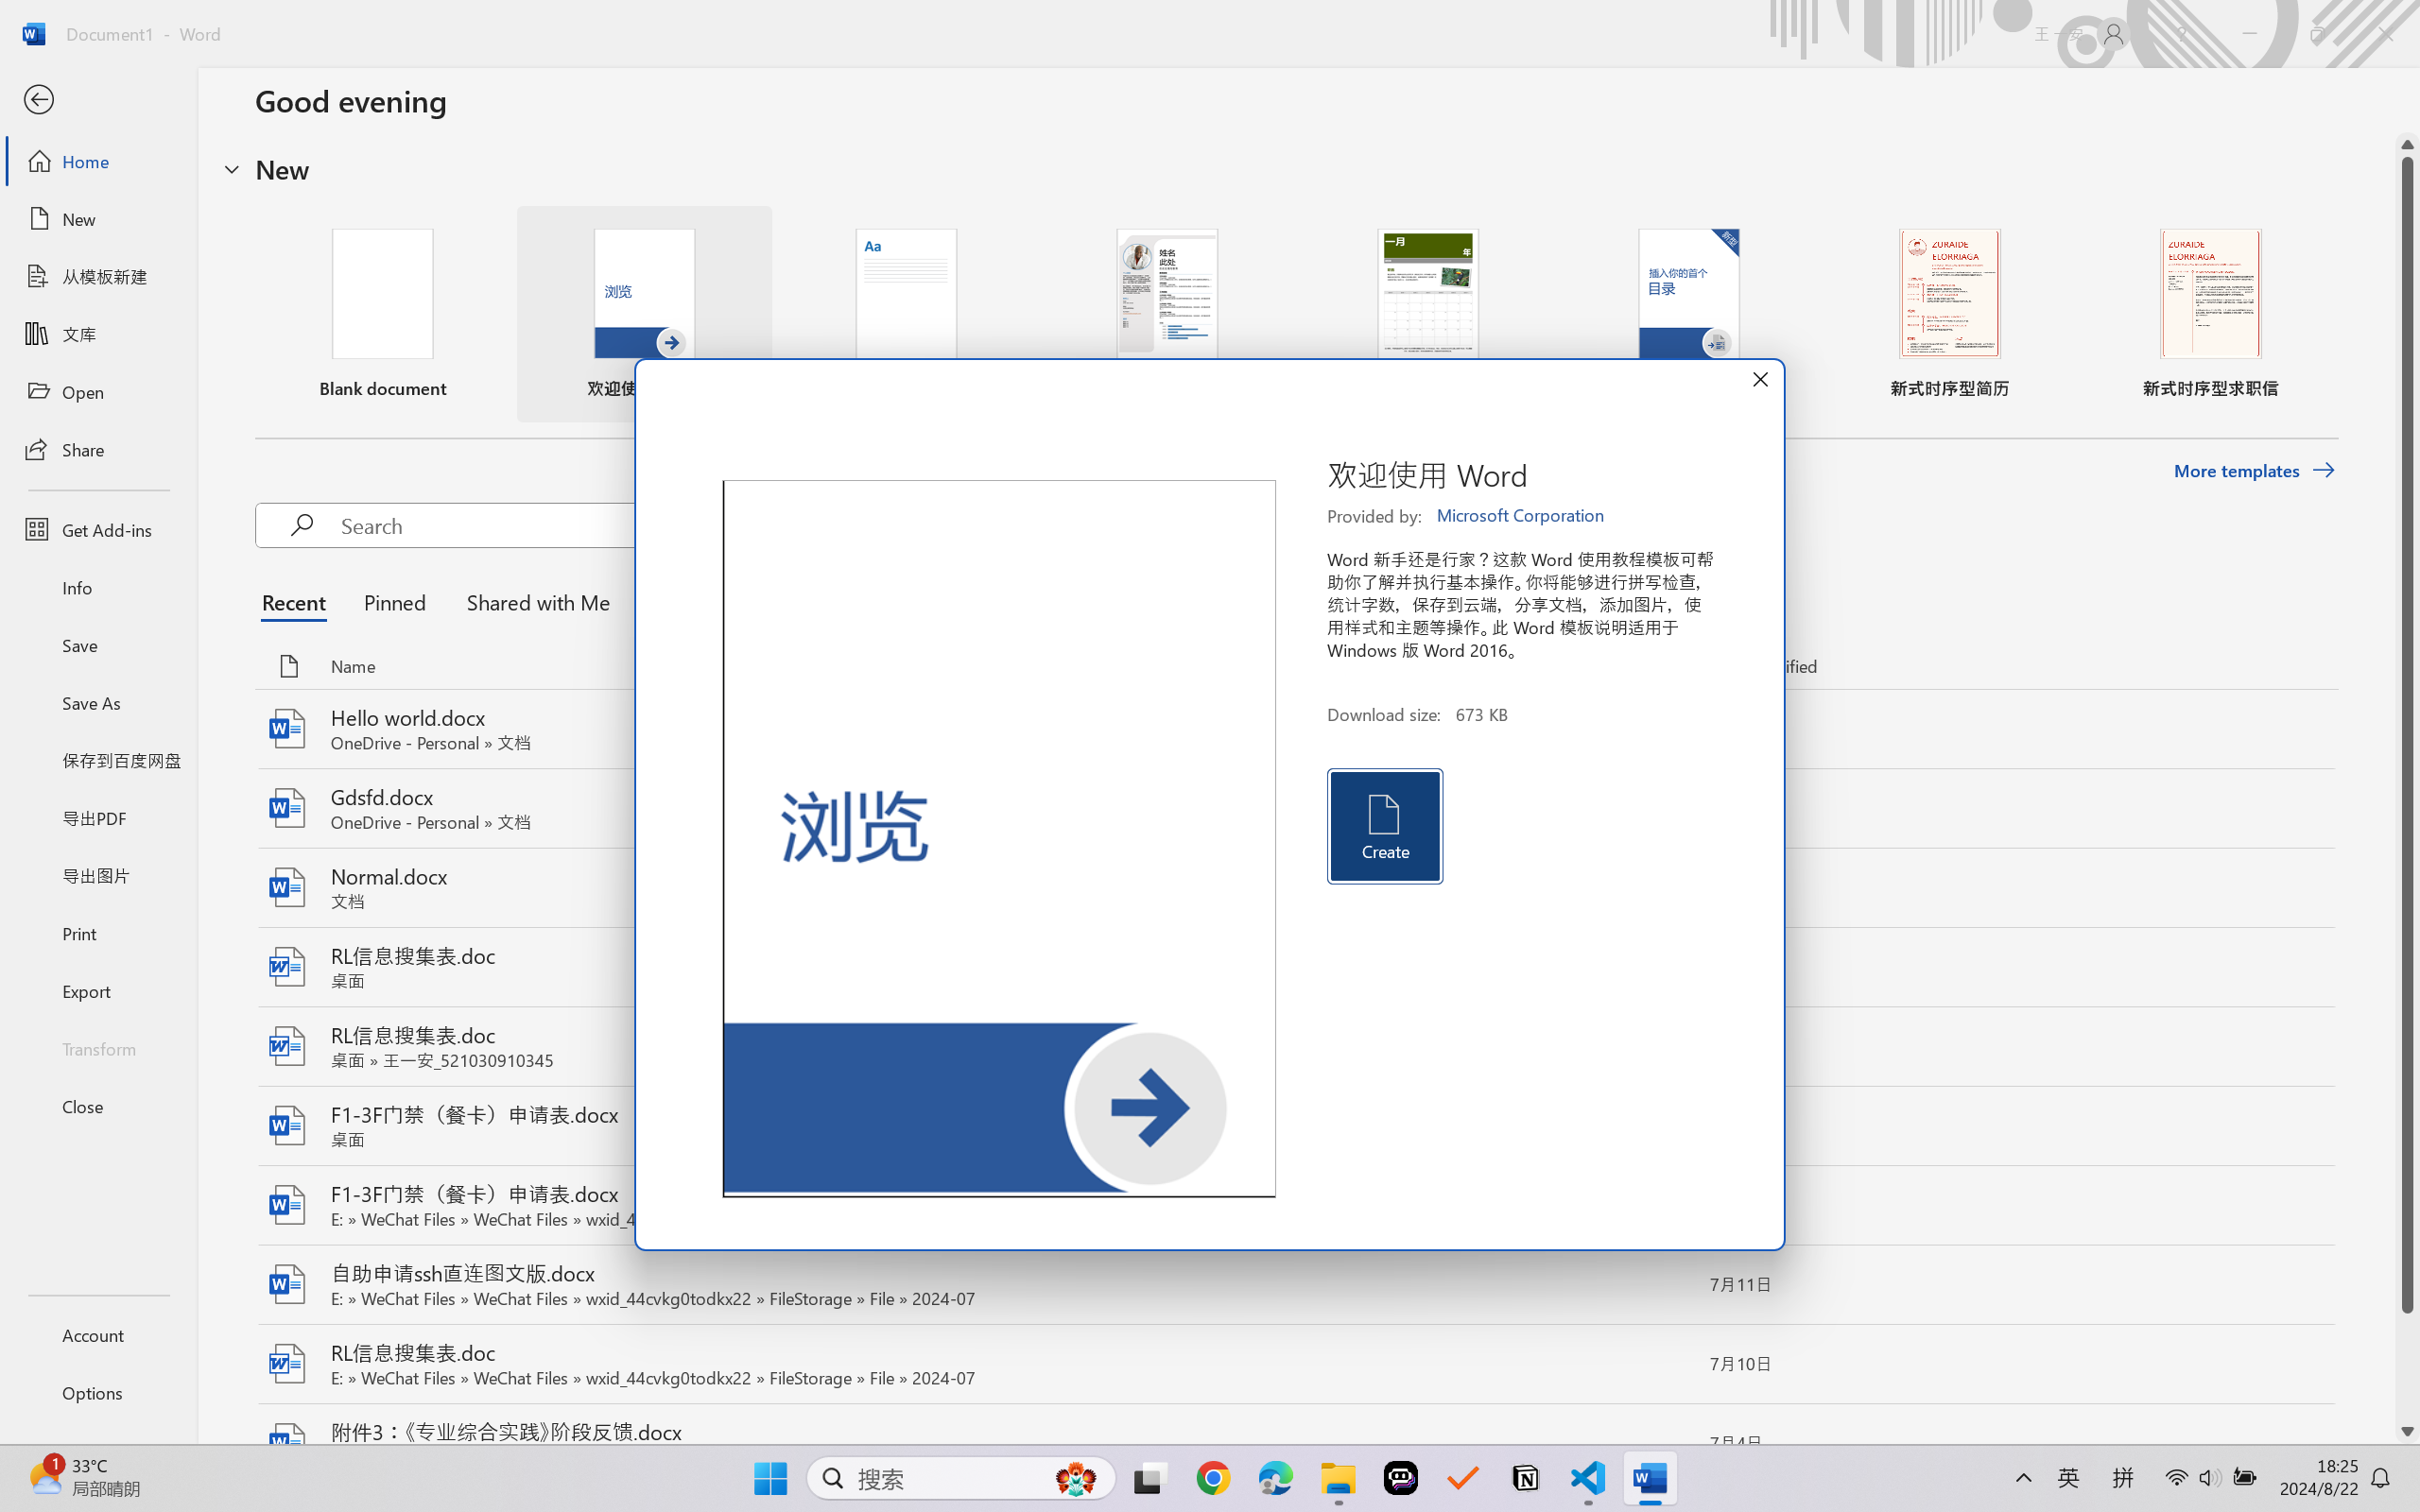  Describe the element at coordinates (532, 601) in the screenshot. I see `'Shared with Me'` at that location.